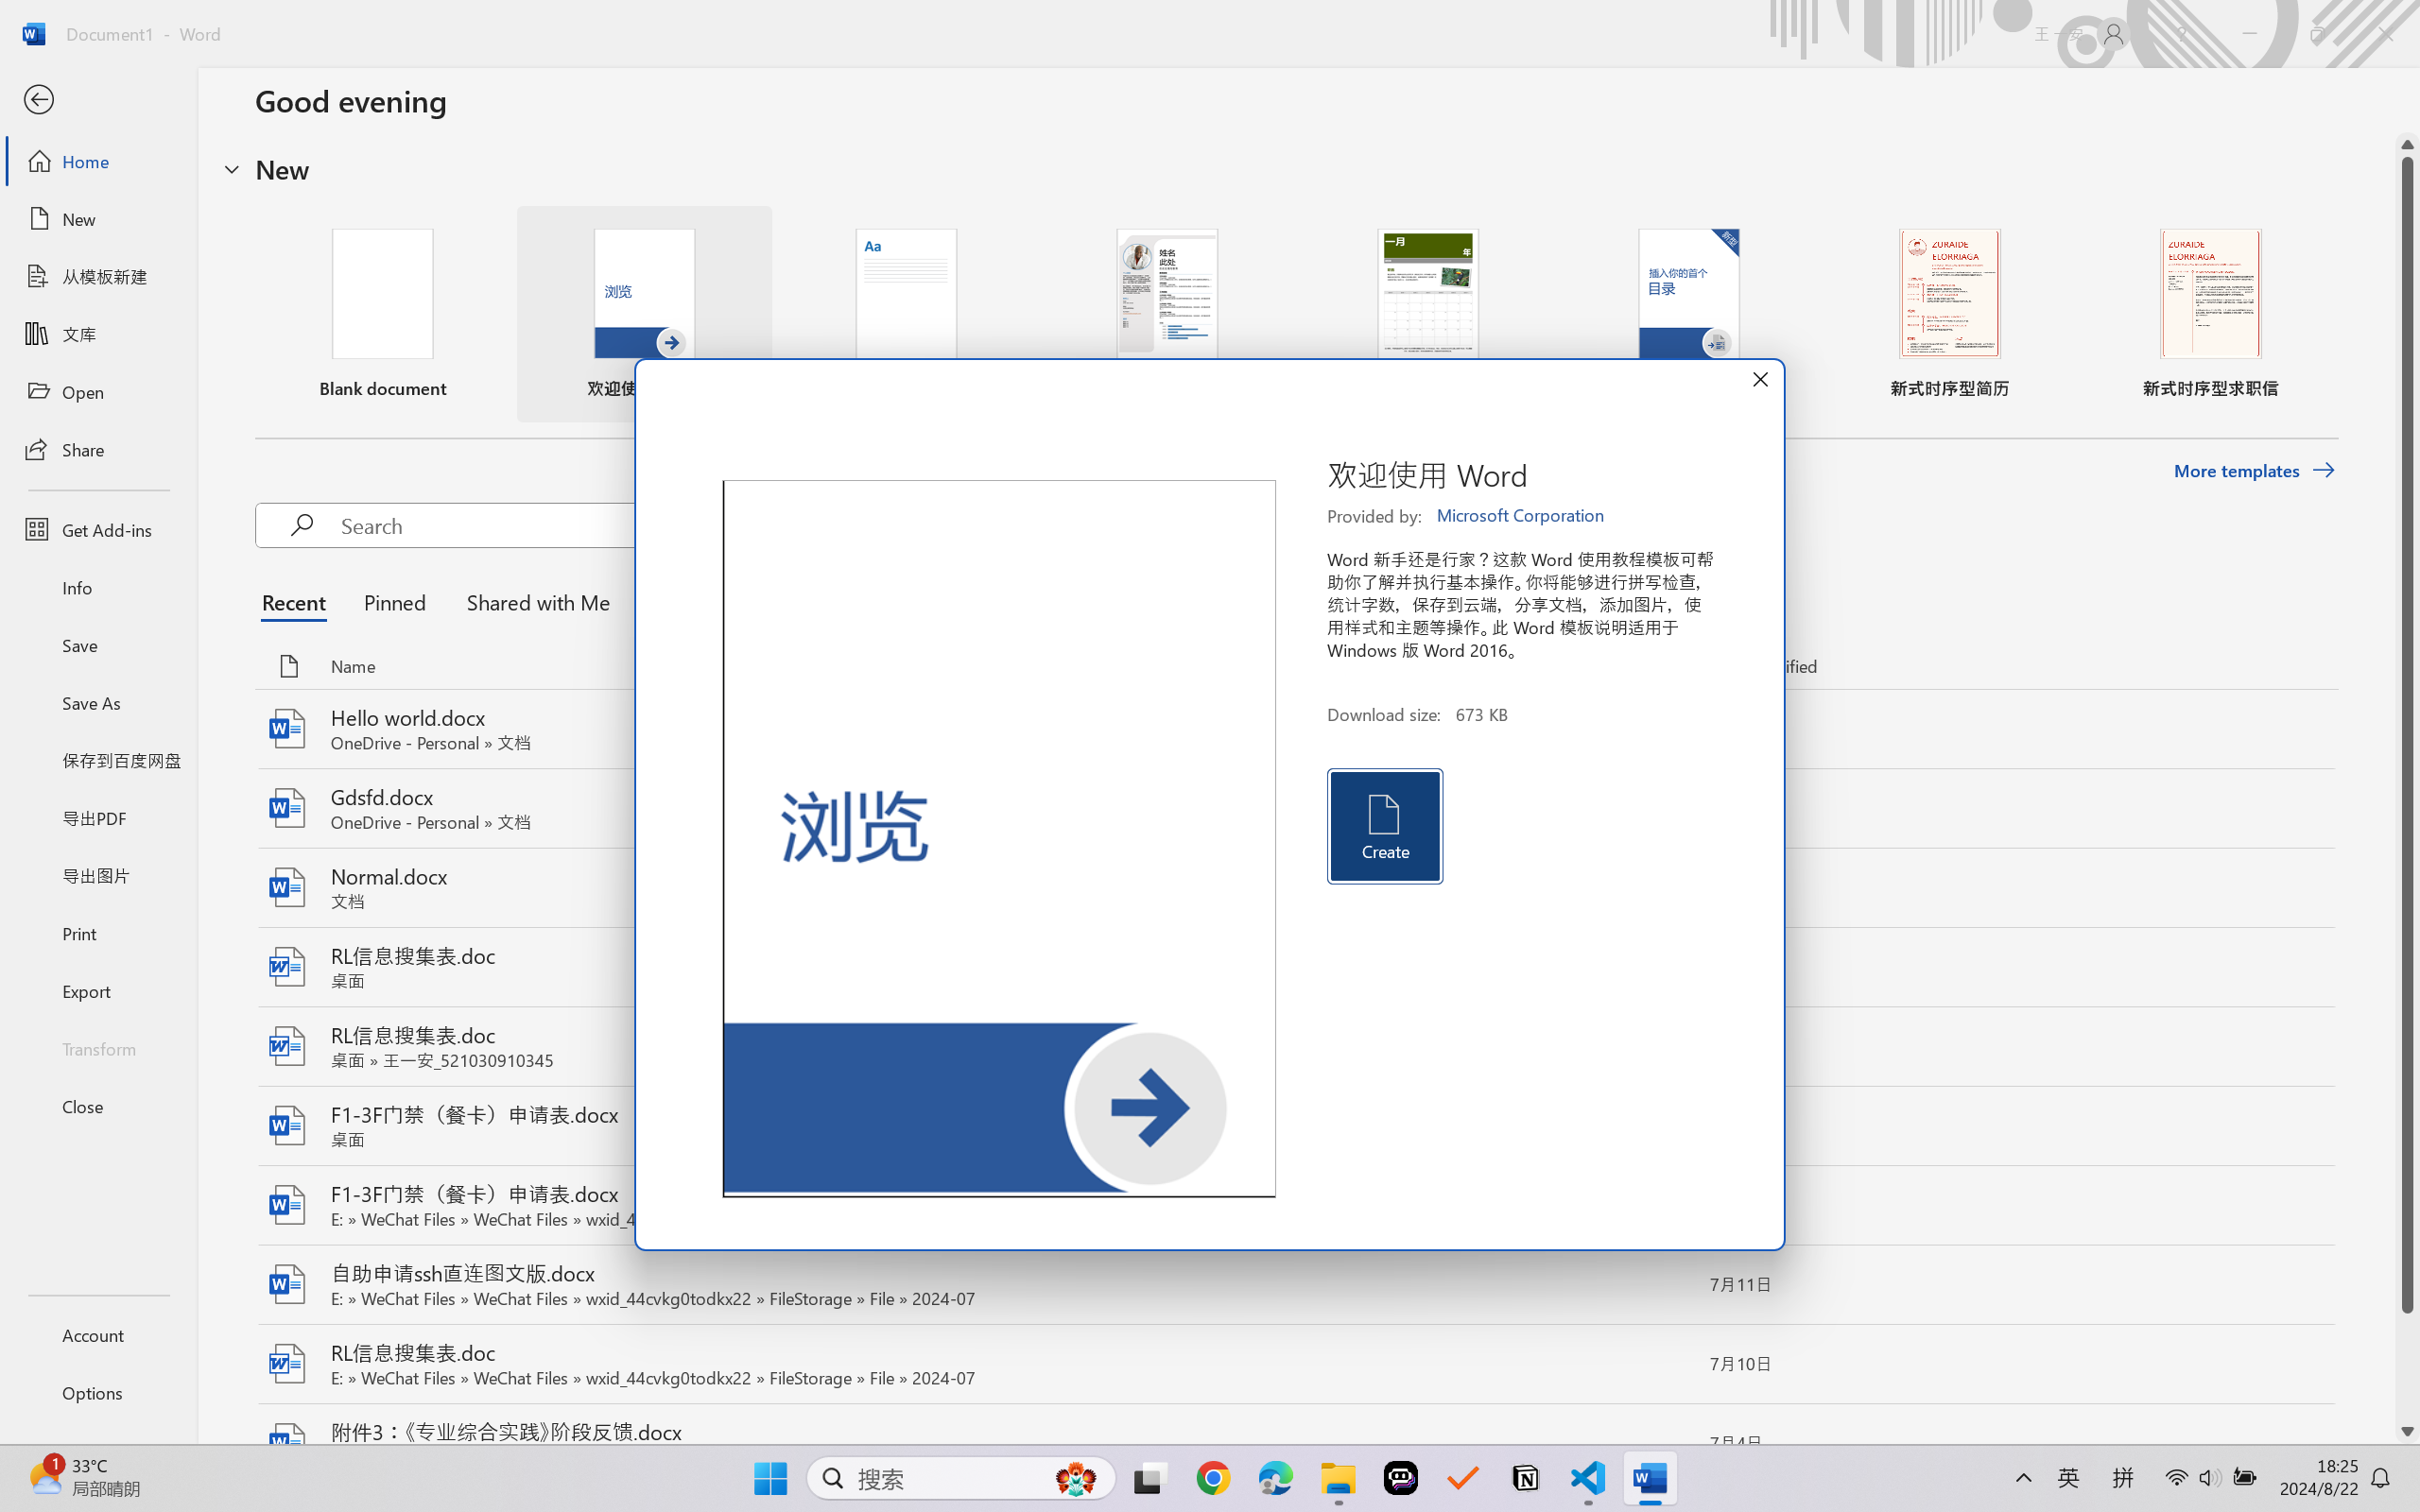  Describe the element at coordinates (532, 601) in the screenshot. I see `'Shared with Me'` at that location.